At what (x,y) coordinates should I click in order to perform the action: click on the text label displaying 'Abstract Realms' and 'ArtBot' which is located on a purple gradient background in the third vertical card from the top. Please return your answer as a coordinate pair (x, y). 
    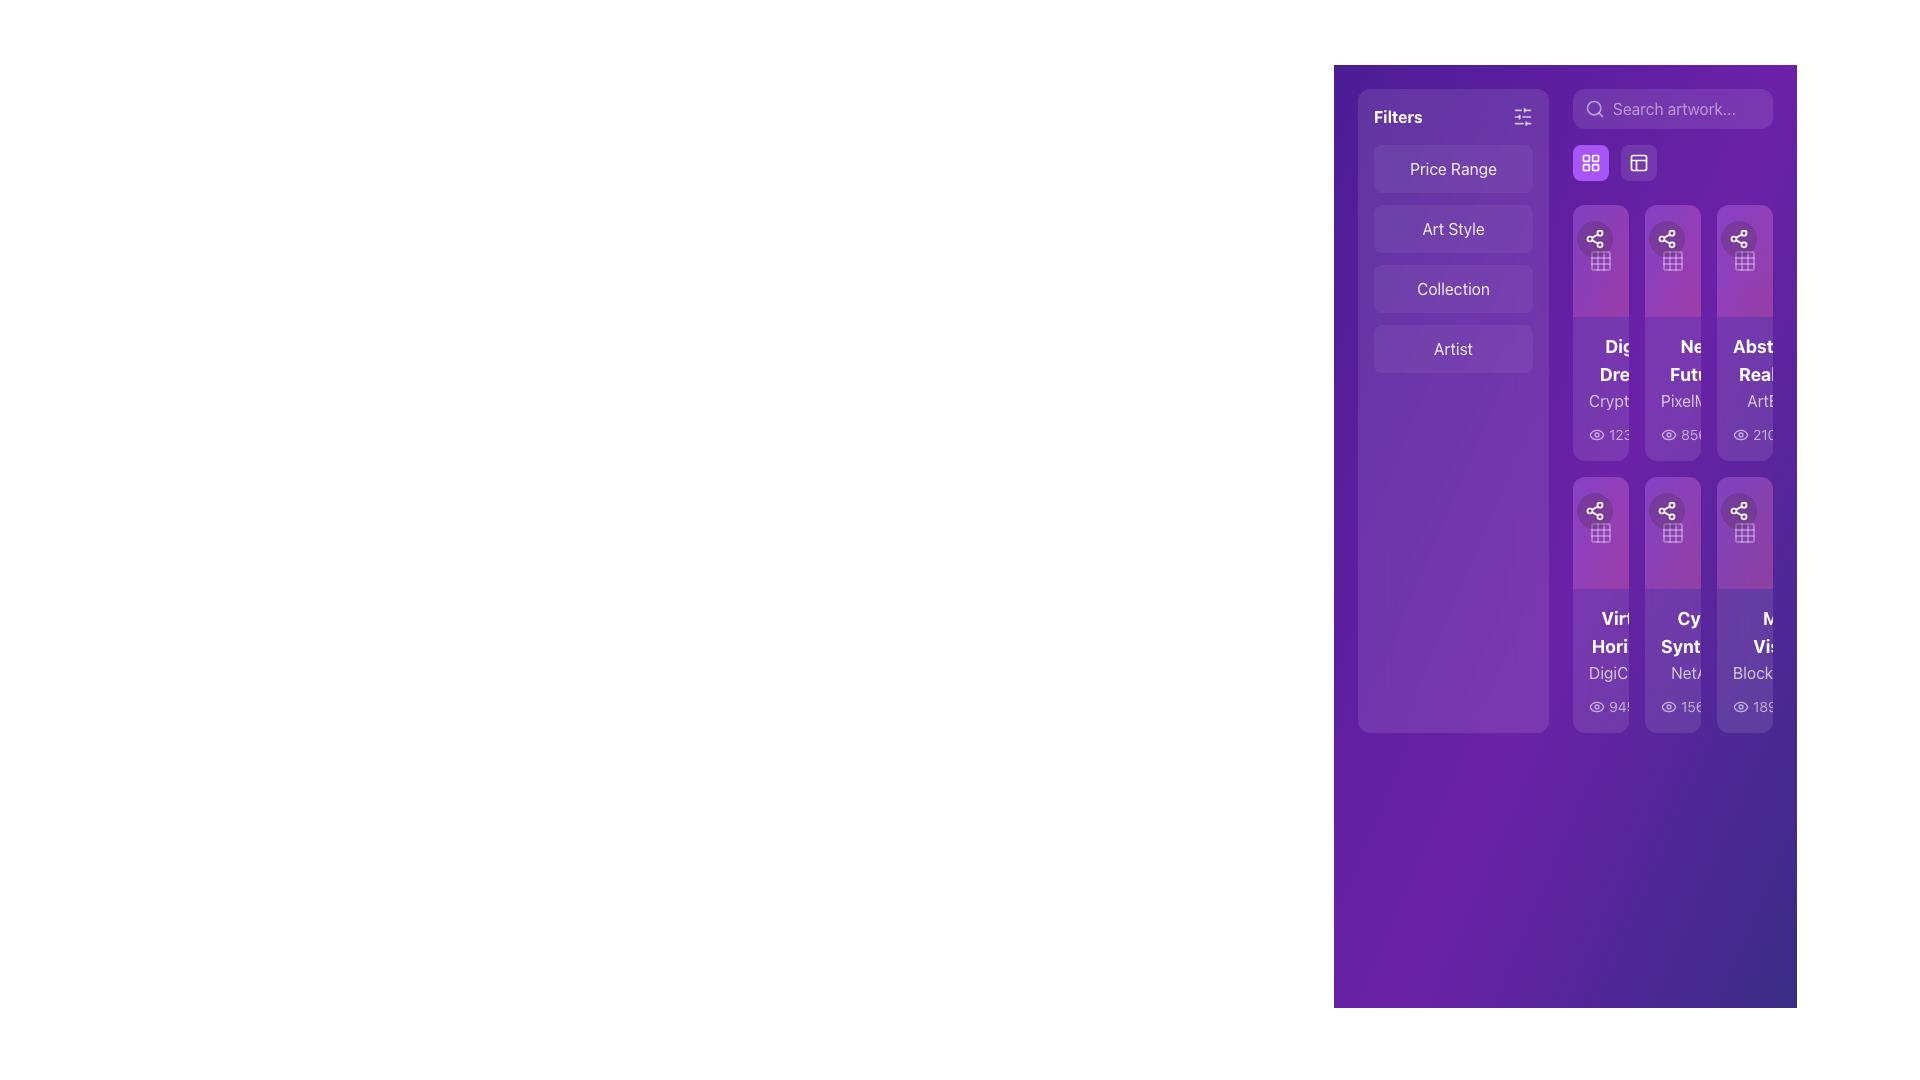
    Looking at the image, I should click on (1770, 373).